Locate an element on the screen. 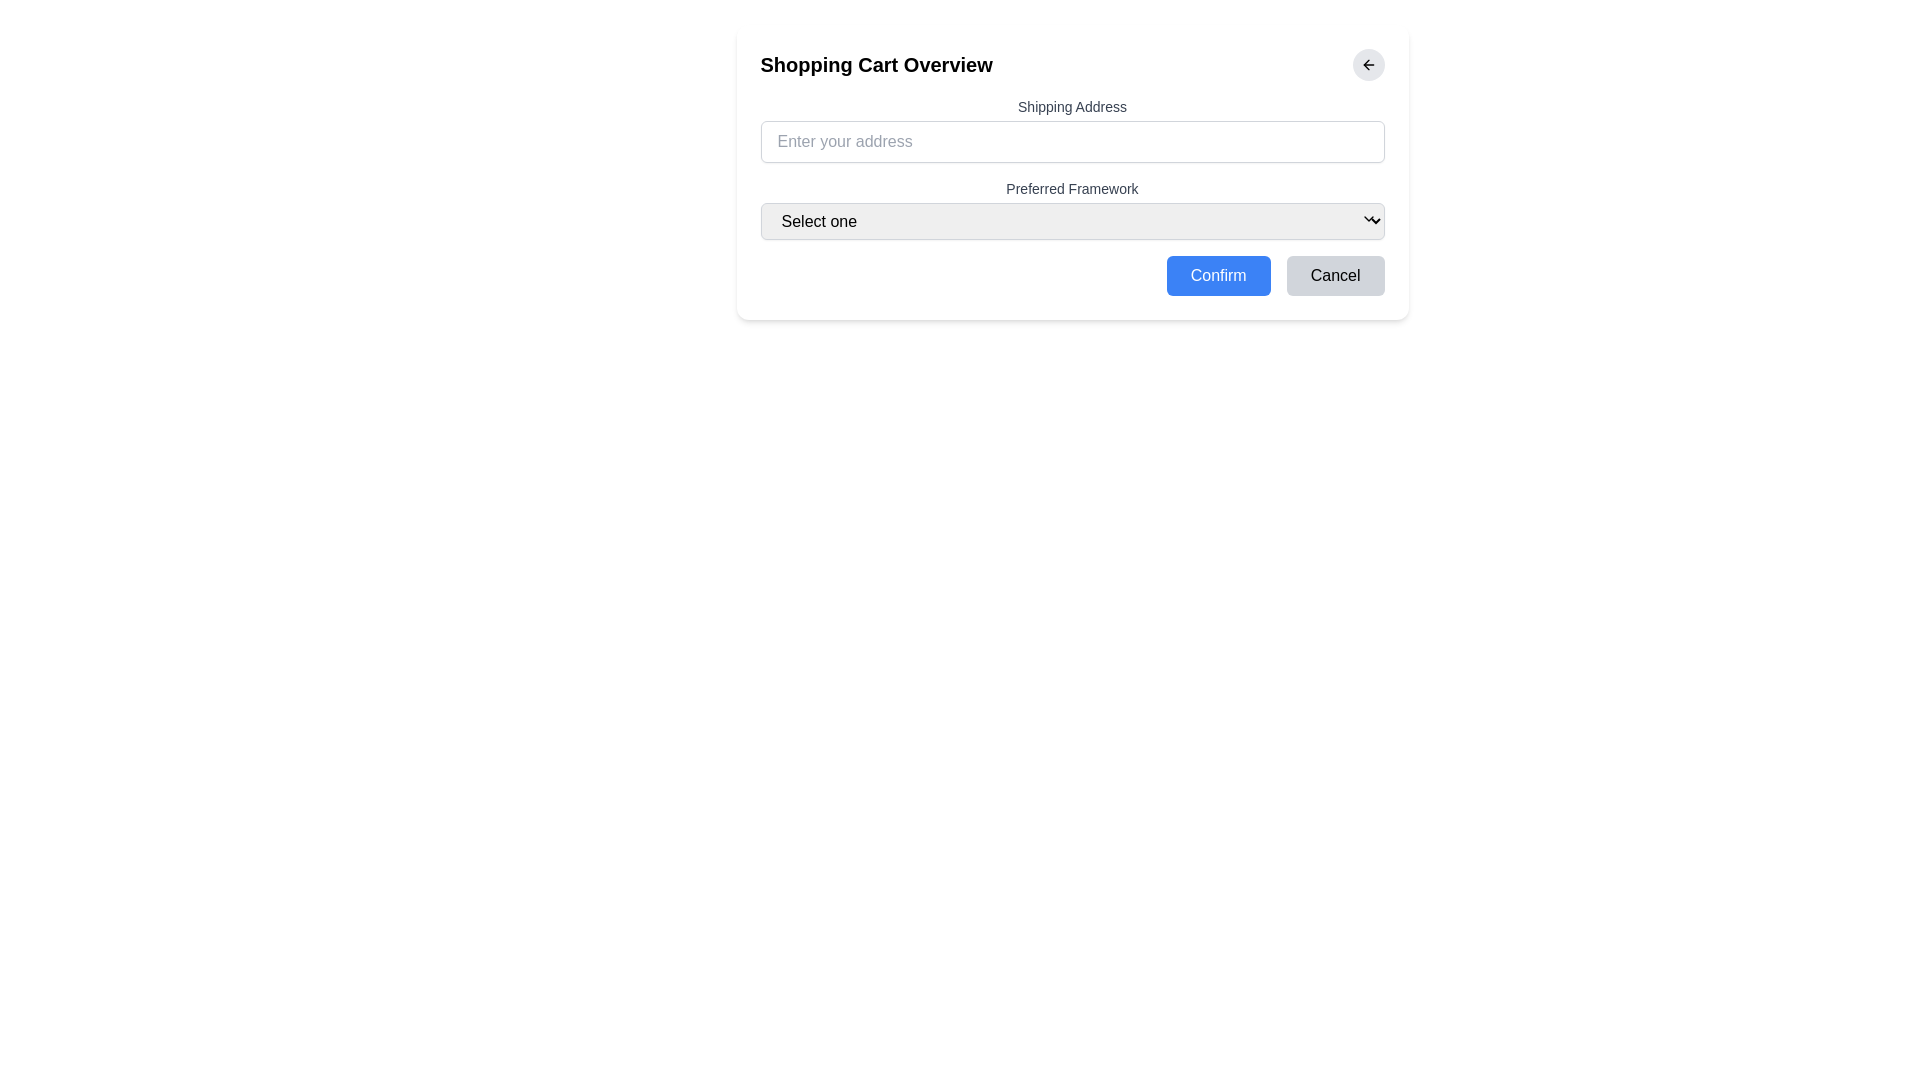 The height and width of the screenshot is (1080, 1920). the 'Cancel' button, which is a rectangular button with rounded corners featuring the text 'Cancel' in black font on a light gray background, located to the right of the 'Confirm' button is located at coordinates (1335, 276).